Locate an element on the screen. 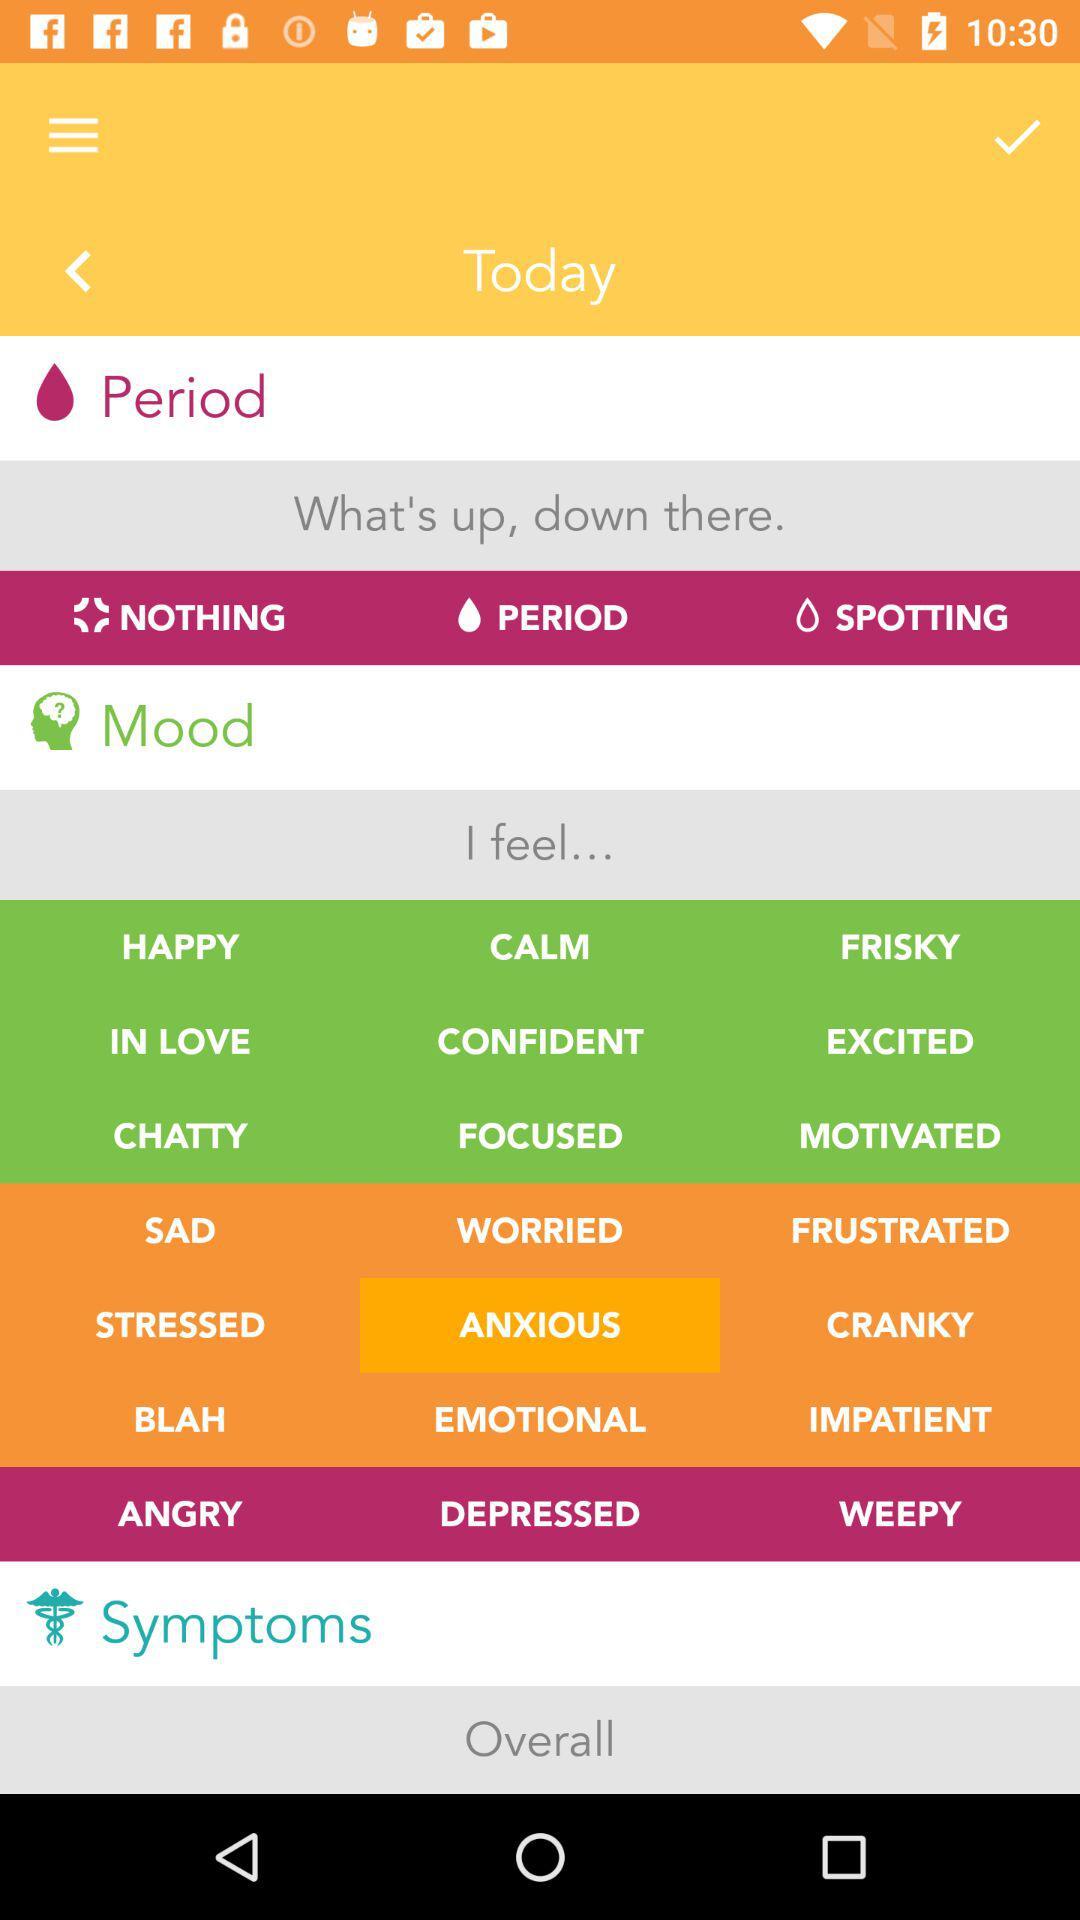 Image resolution: width=1080 pixels, height=1920 pixels. the text today on the web page is located at coordinates (540, 272).